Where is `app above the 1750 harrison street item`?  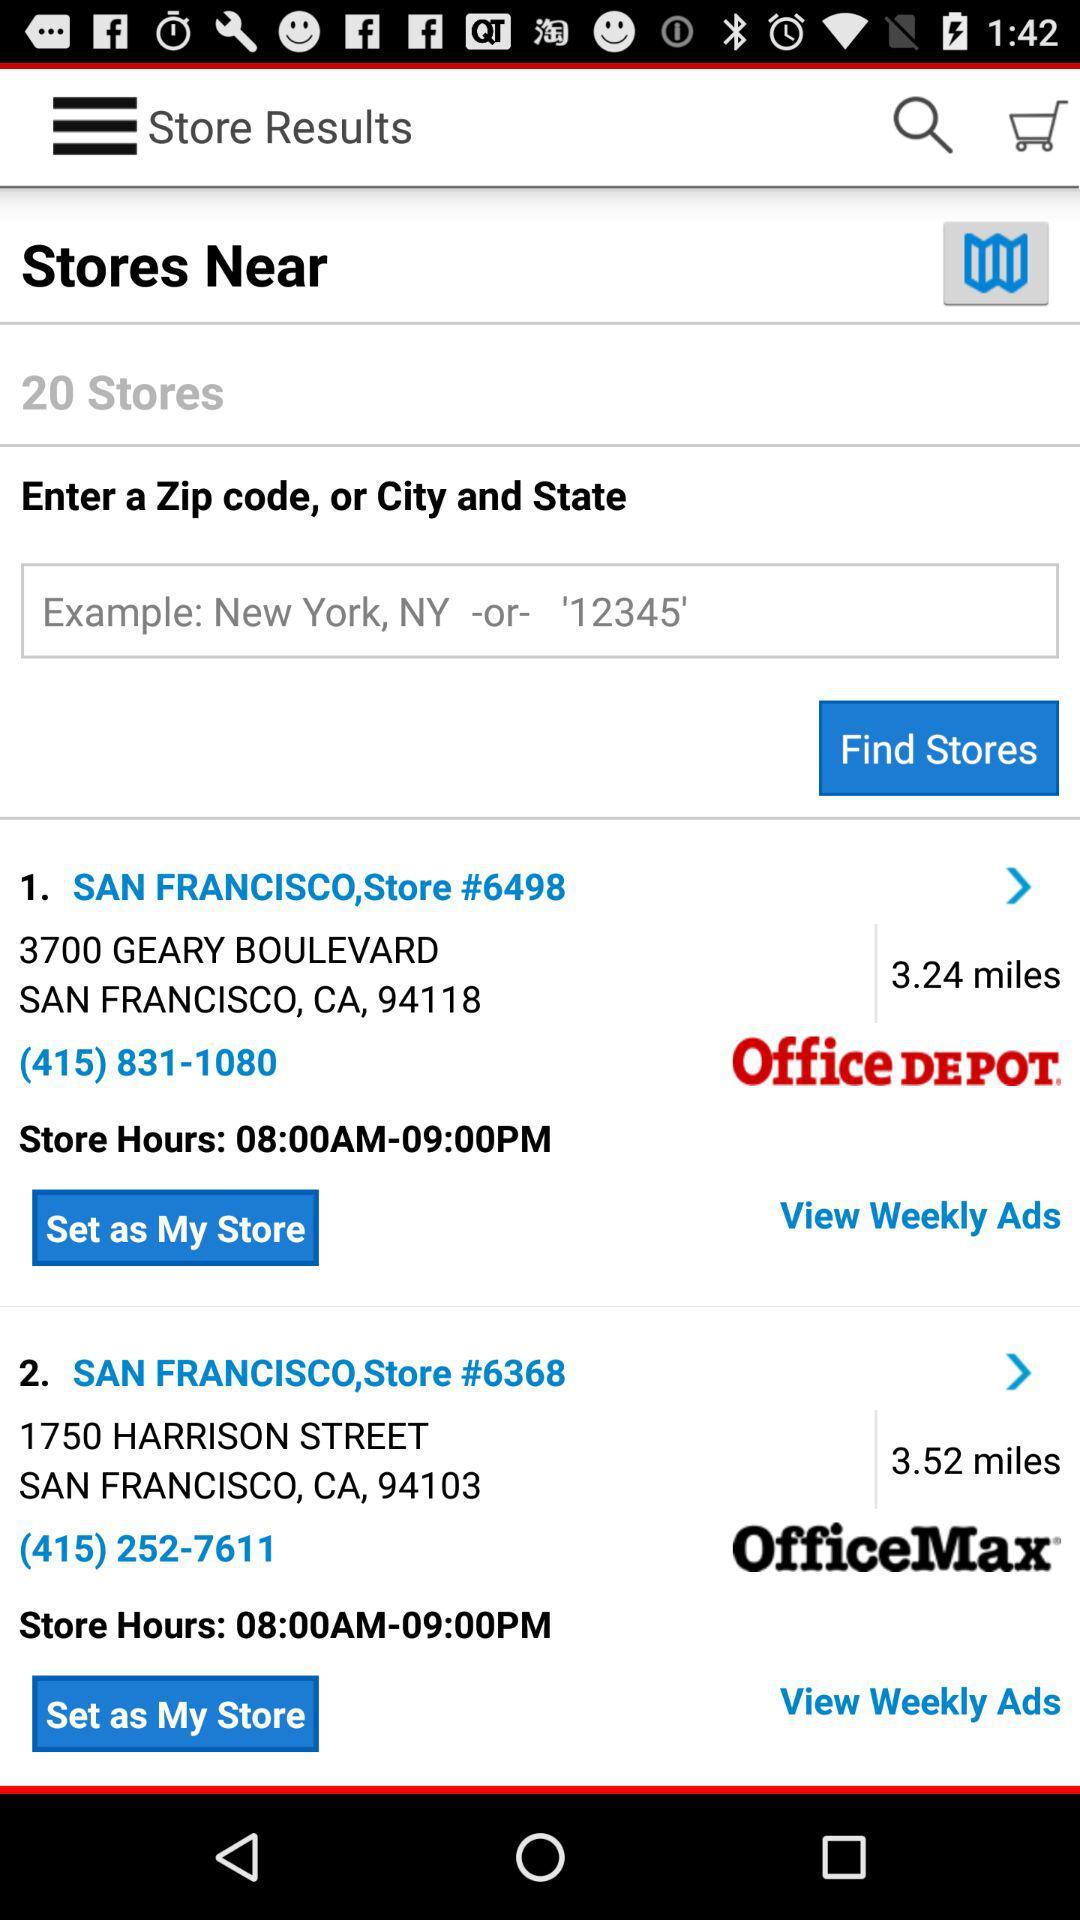 app above the 1750 harrison street item is located at coordinates (38, 1370).